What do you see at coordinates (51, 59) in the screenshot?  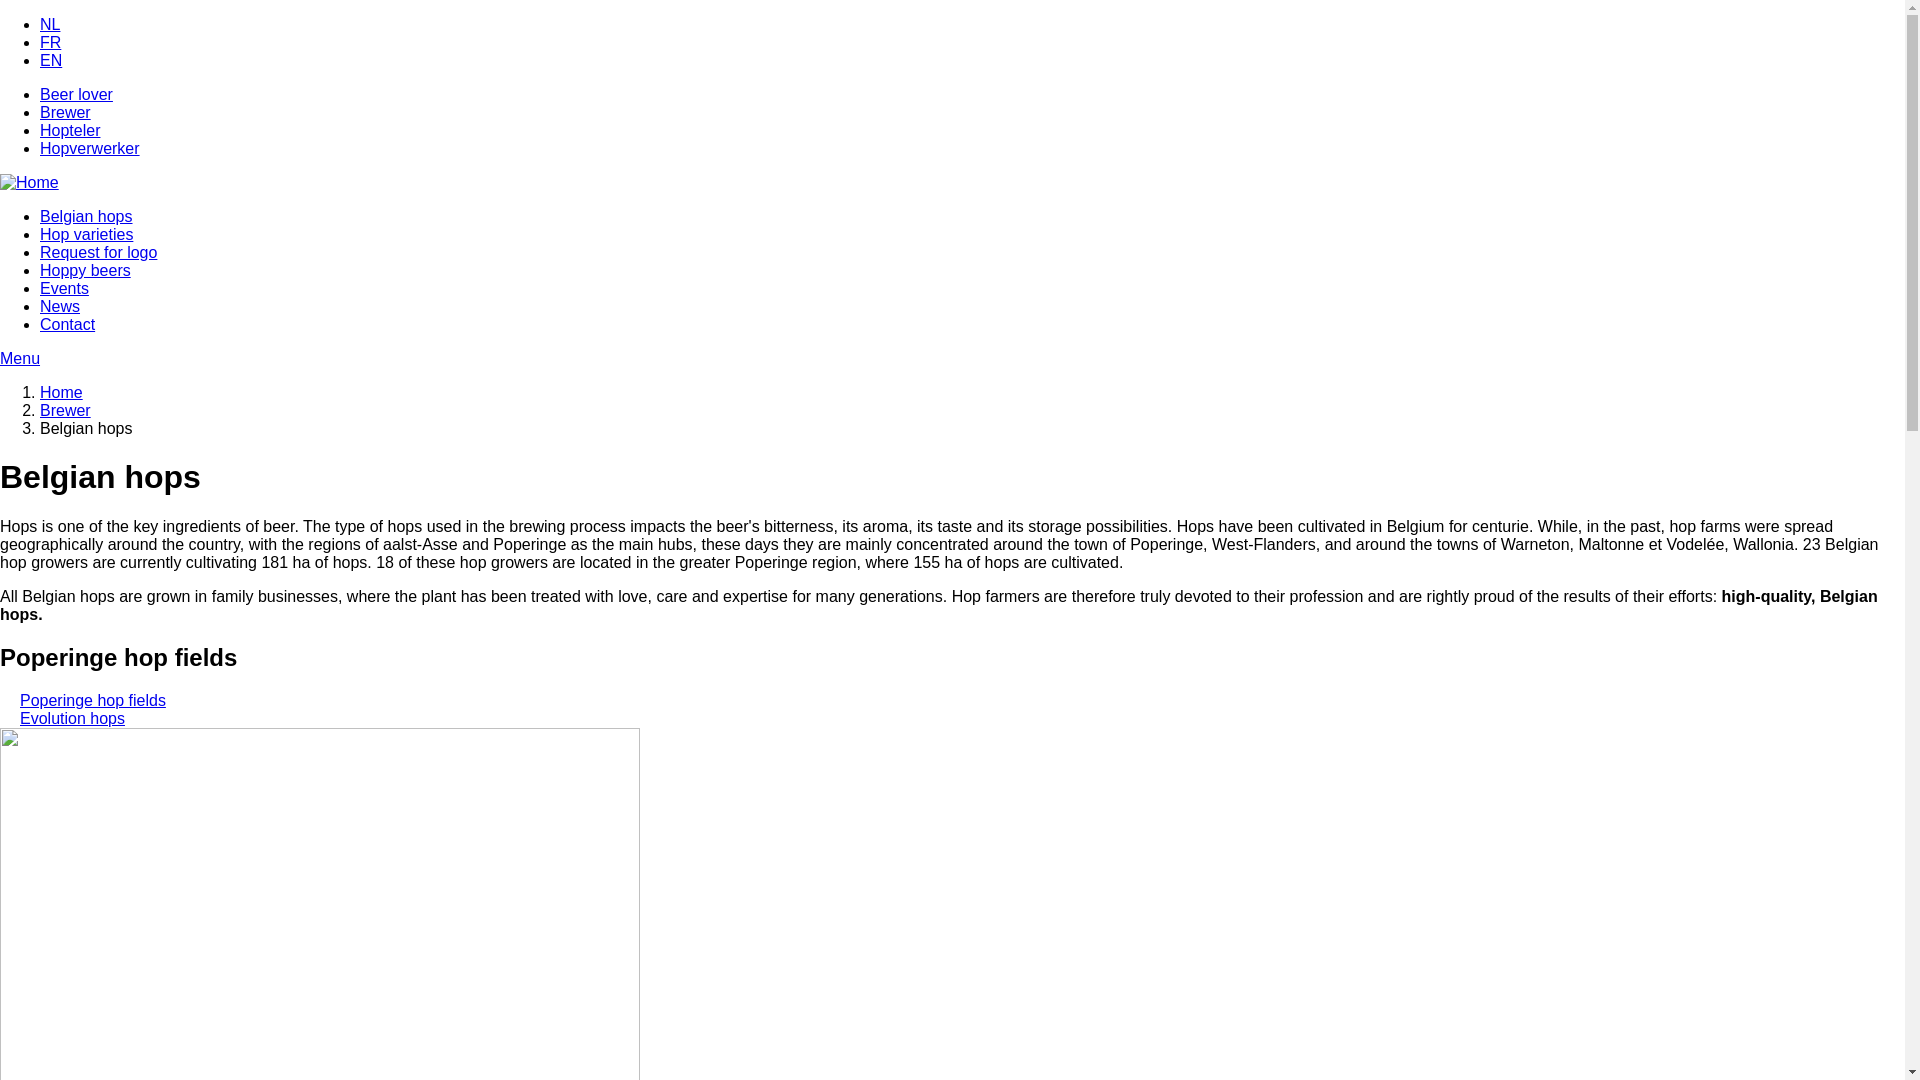 I see `'EN'` at bounding box center [51, 59].